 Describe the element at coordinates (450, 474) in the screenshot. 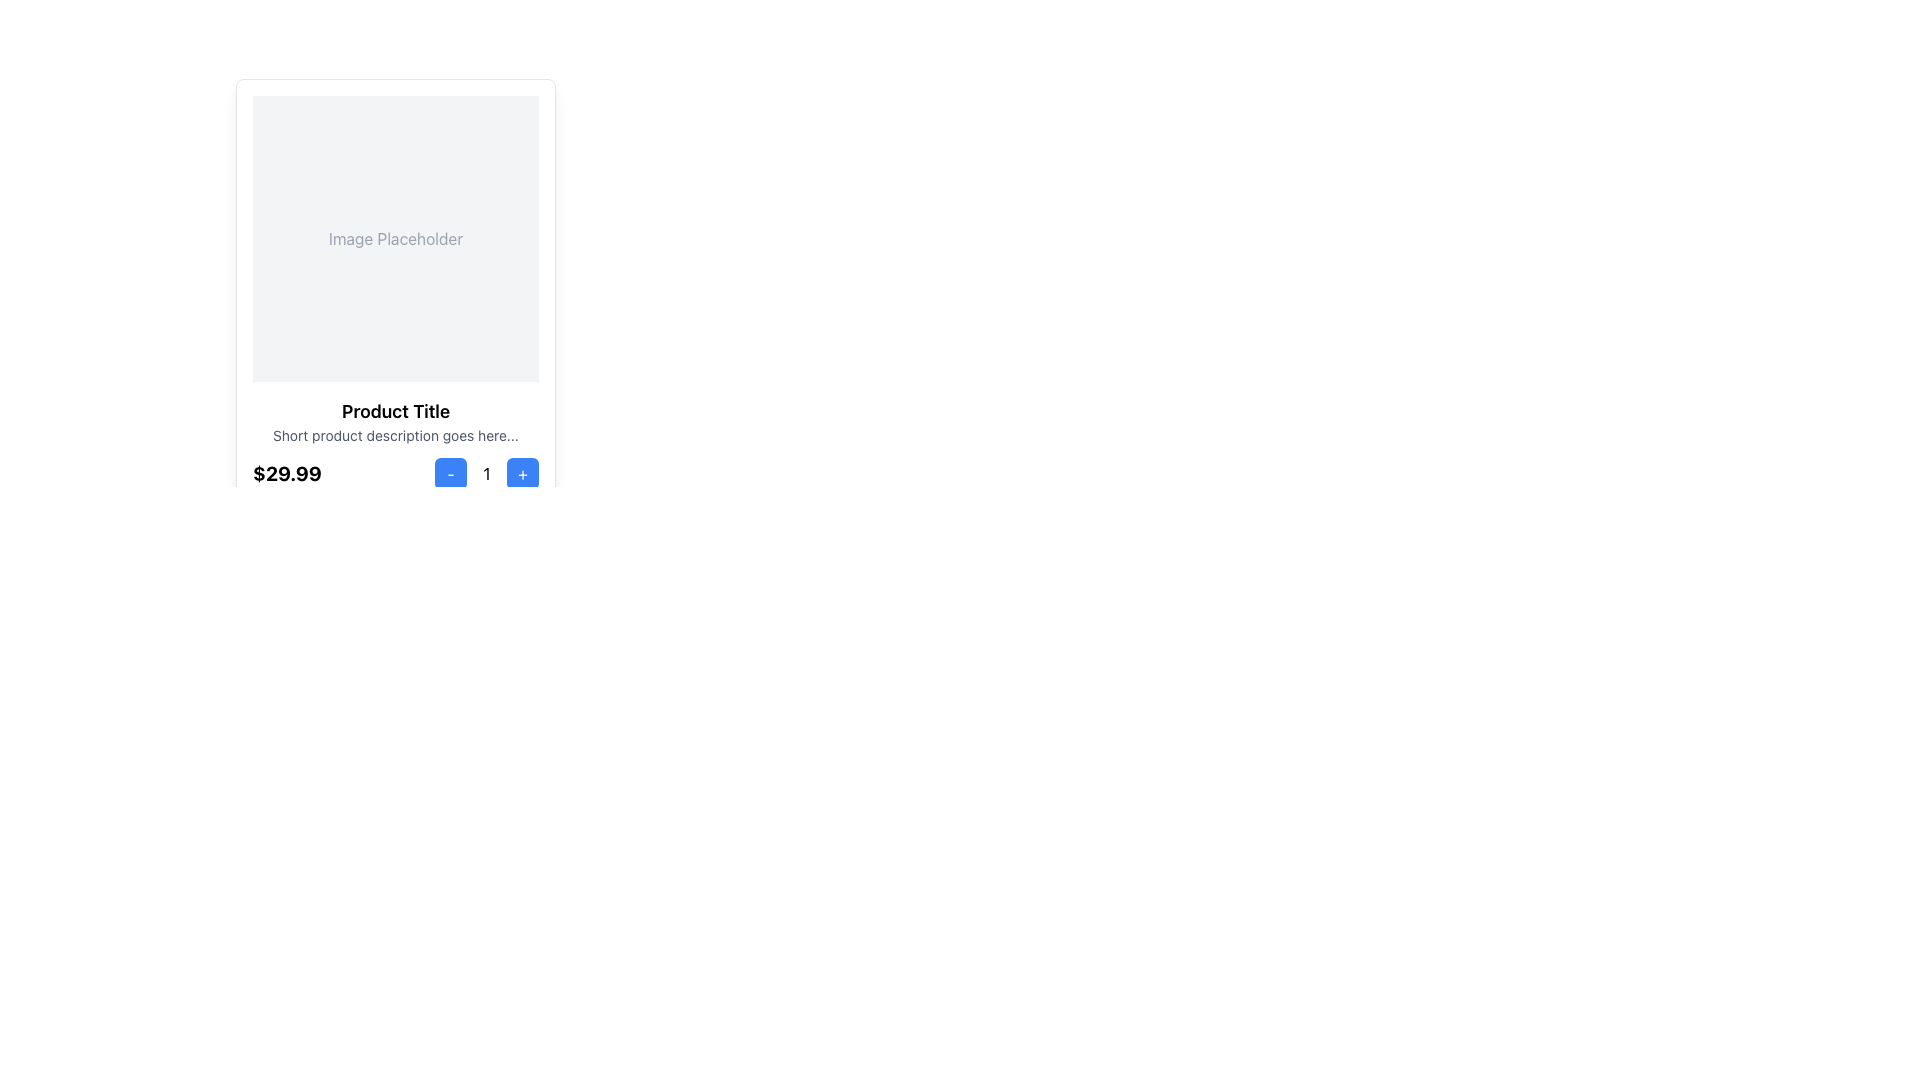

I see `the first button in the horizontal layout that decreases the quantity, located to the left of the numeral '1' and the blue '+' button, near the bottom center of the product card` at that location.